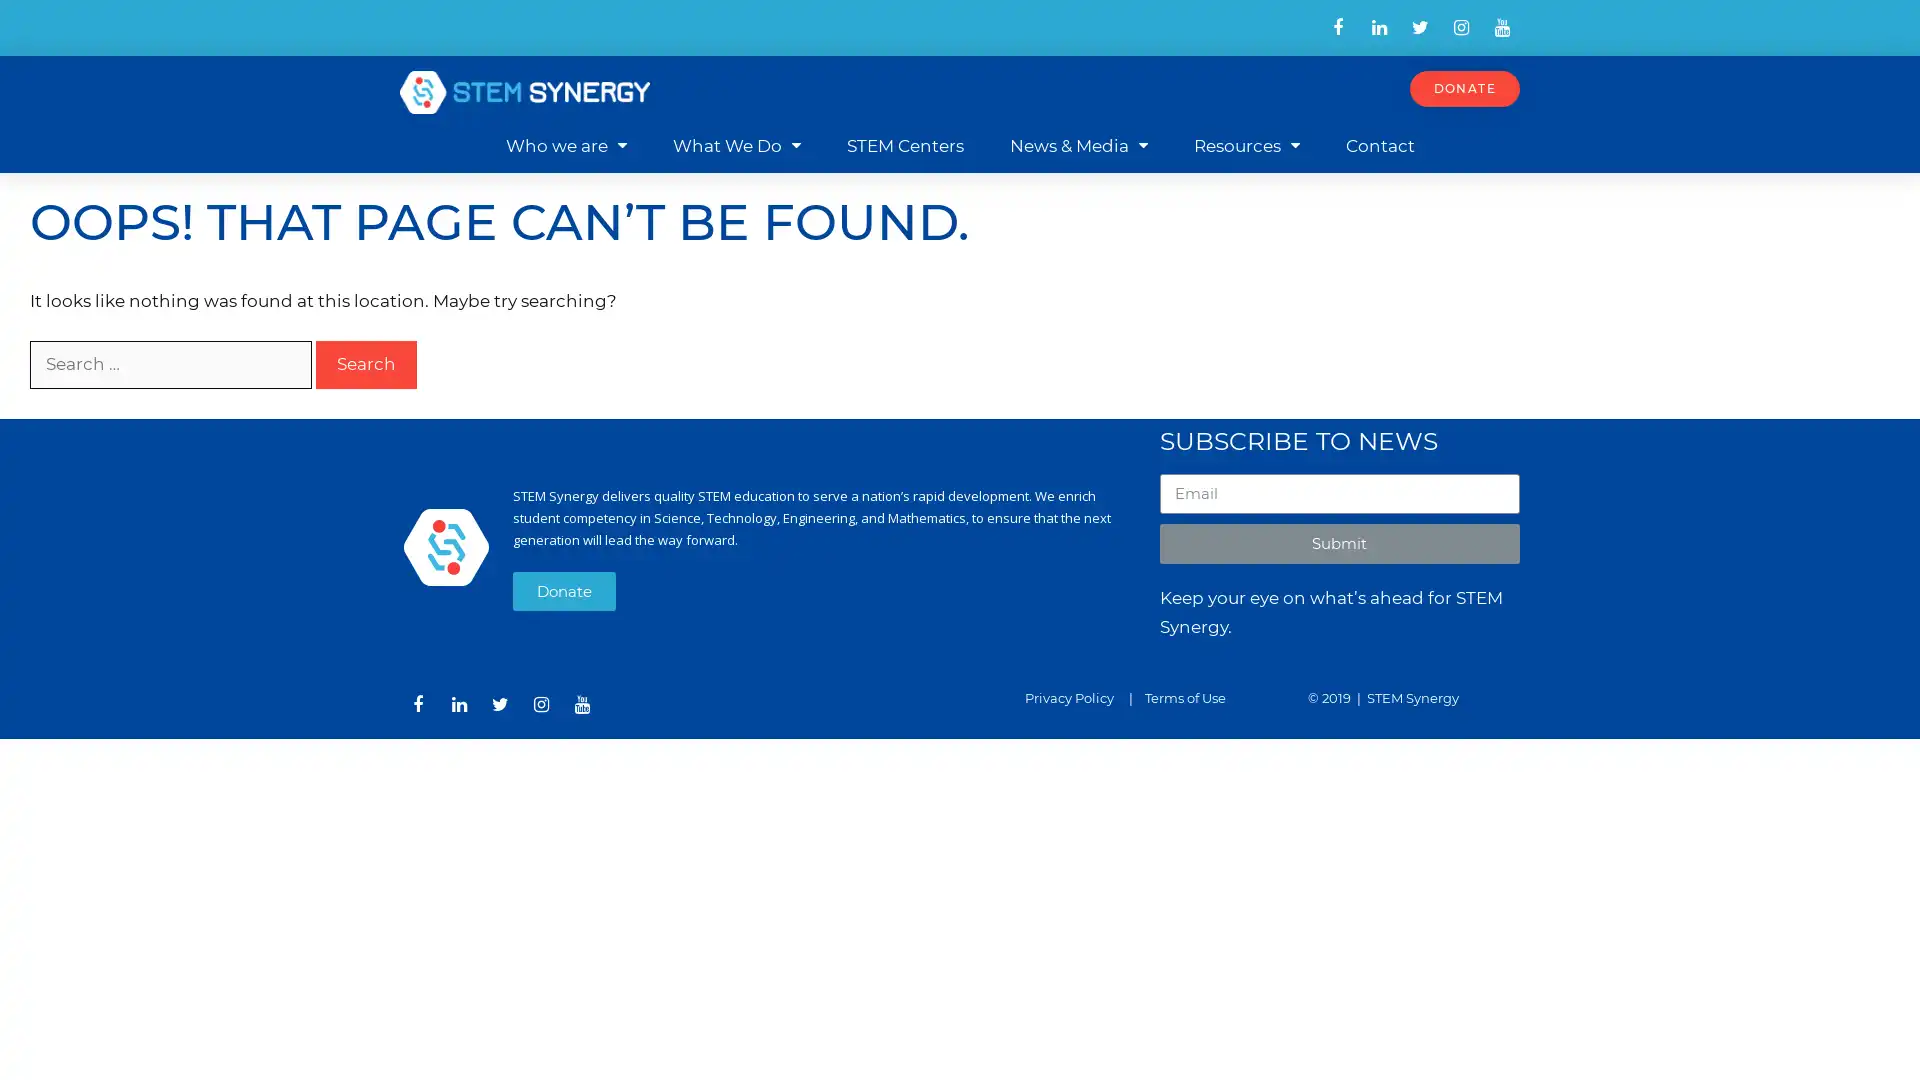 The image size is (1920, 1080). Describe the element at coordinates (366, 364) in the screenshot. I see `Search` at that location.